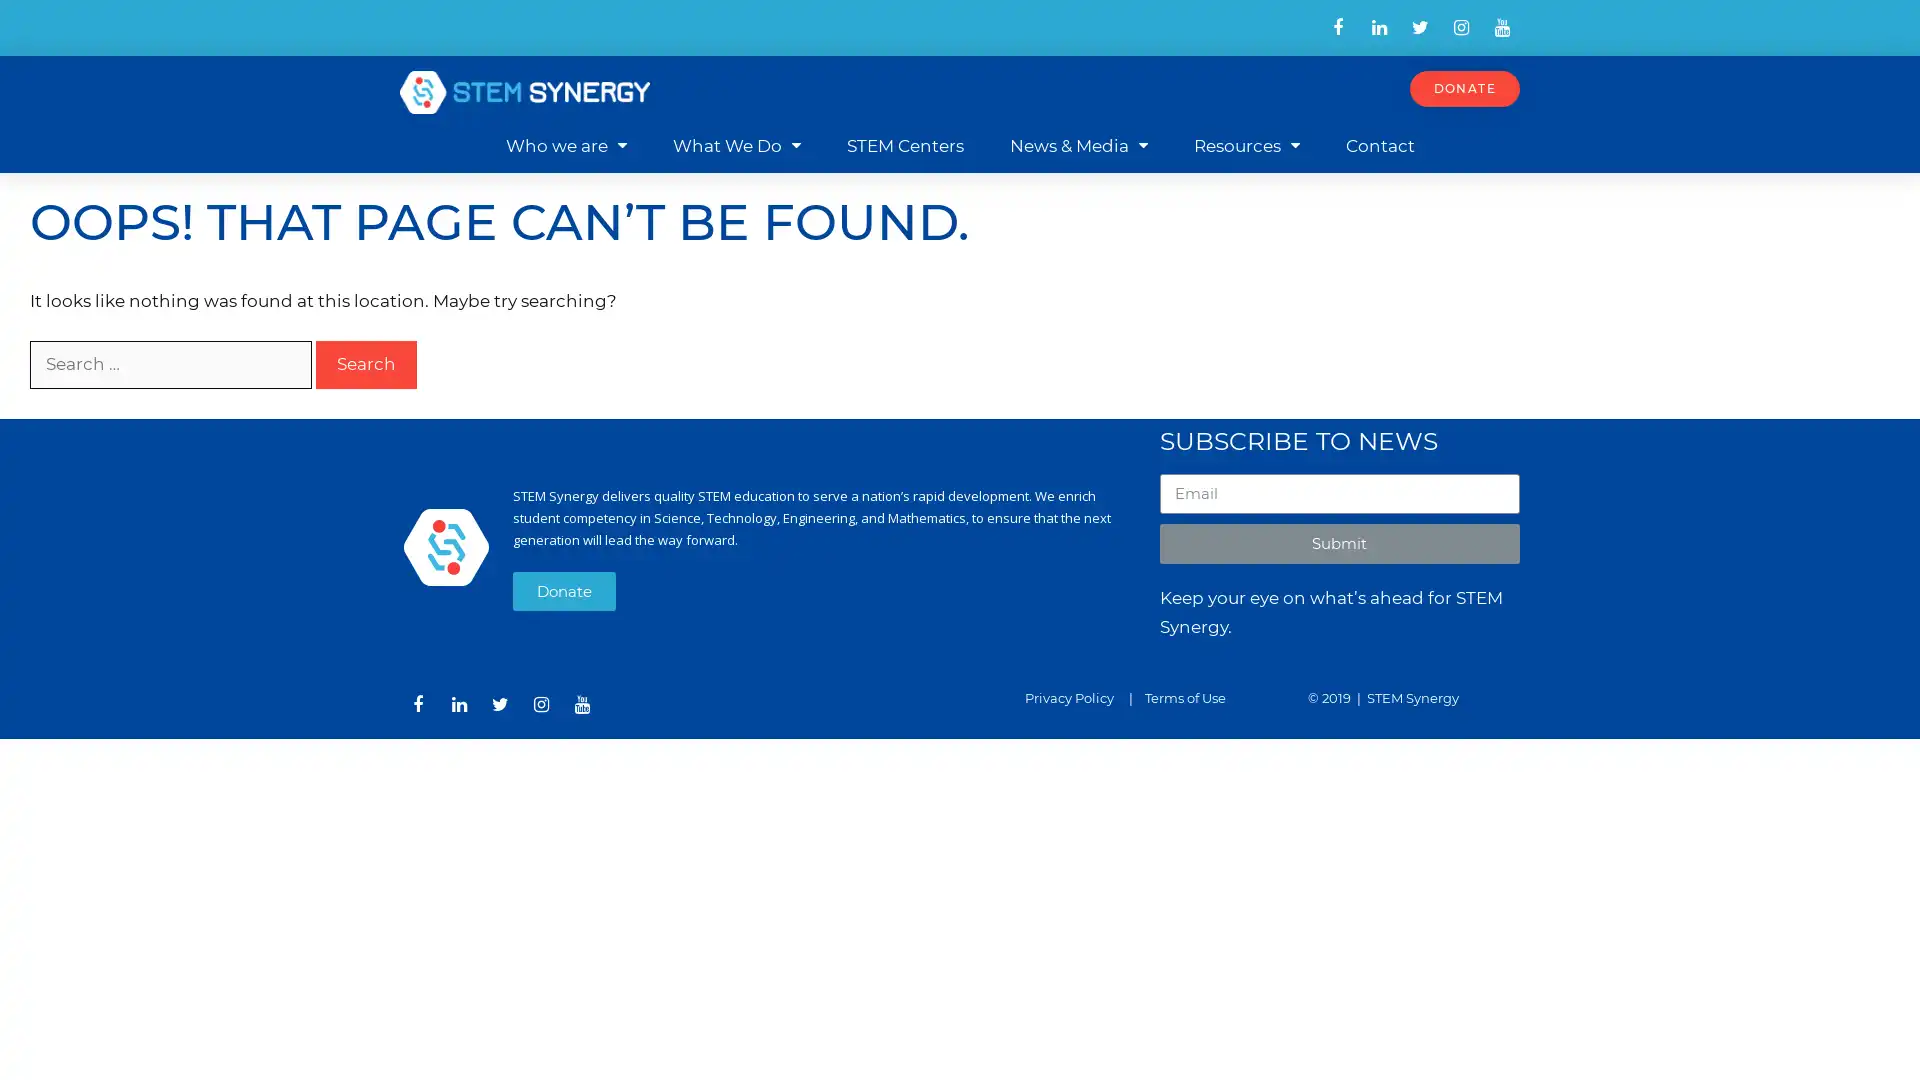 The image size is (1920, 1080). Describe the element at coordinates (366, 364) in the screenshot. I see `Search` at that location.